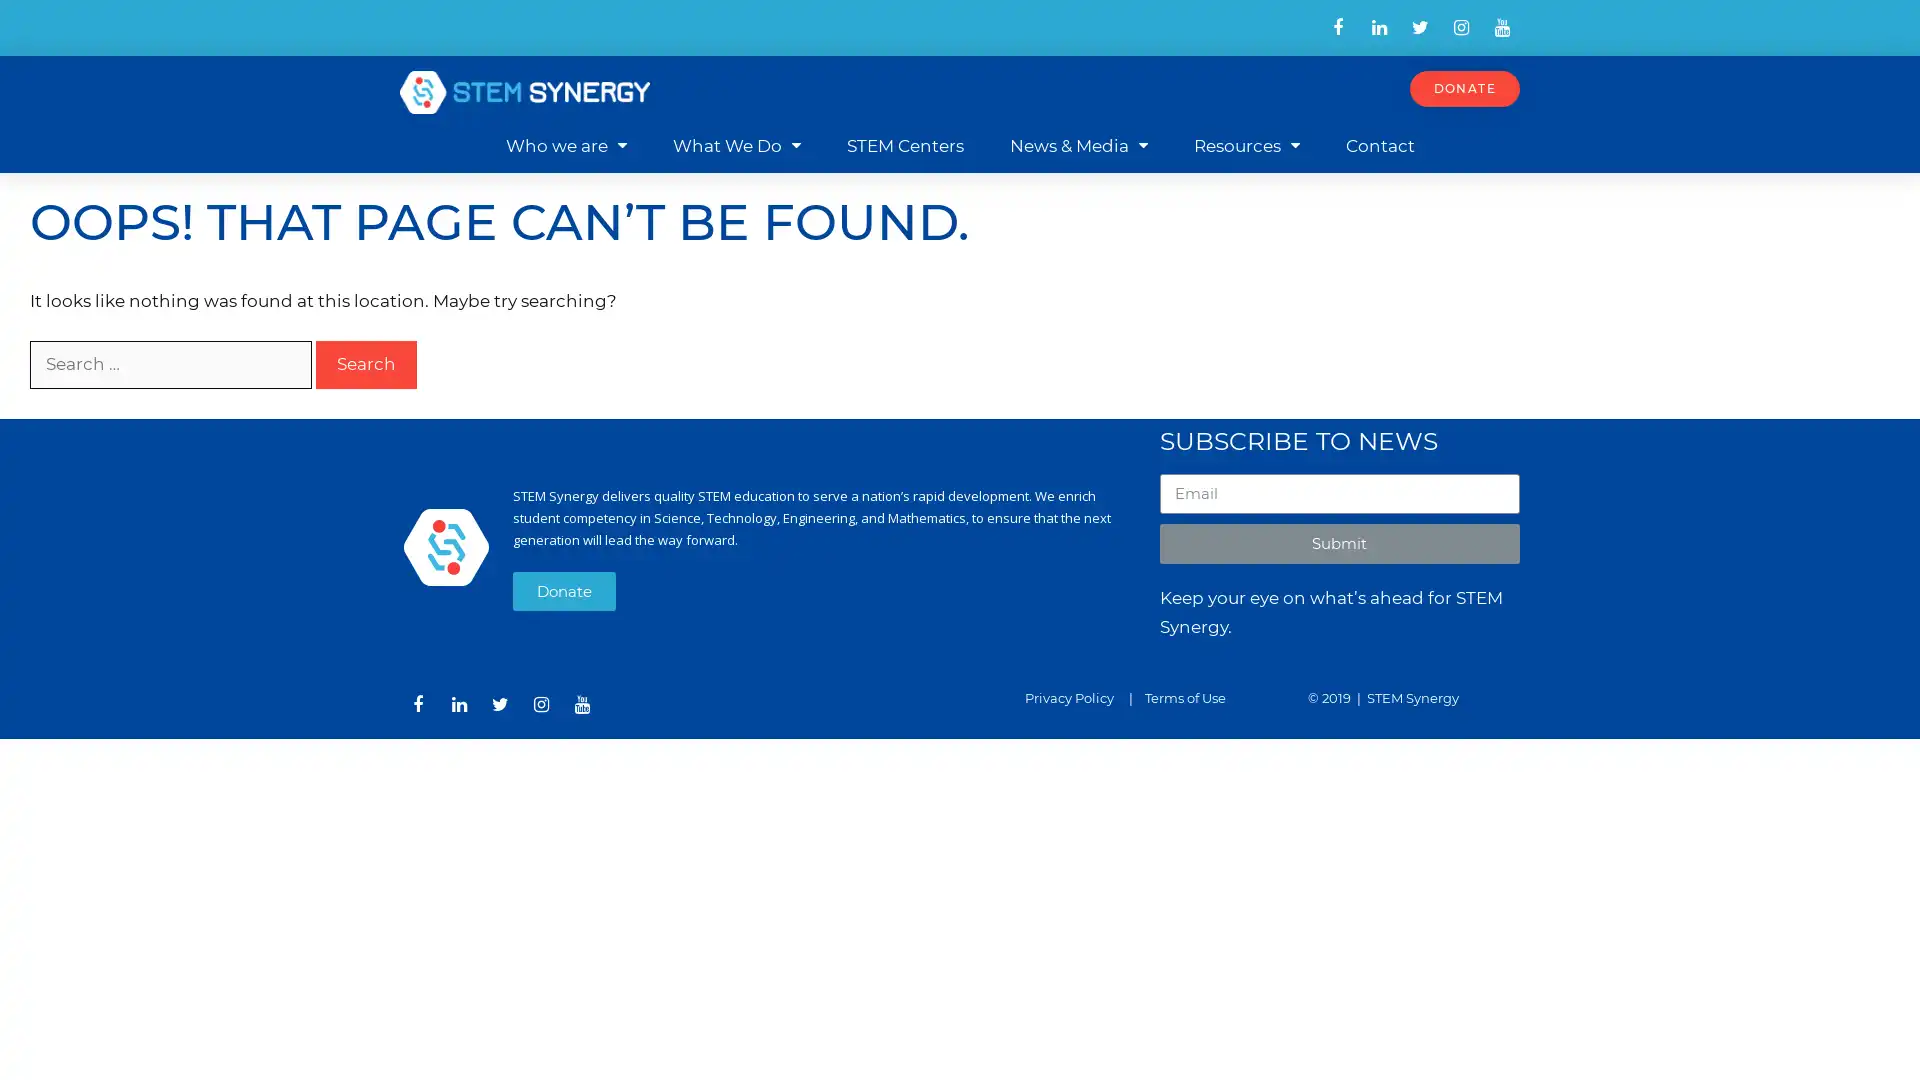 The image size is (1920, 1080). Describe the element at coordinates (366, 364) in the screenshot. I see `Search` at that location.